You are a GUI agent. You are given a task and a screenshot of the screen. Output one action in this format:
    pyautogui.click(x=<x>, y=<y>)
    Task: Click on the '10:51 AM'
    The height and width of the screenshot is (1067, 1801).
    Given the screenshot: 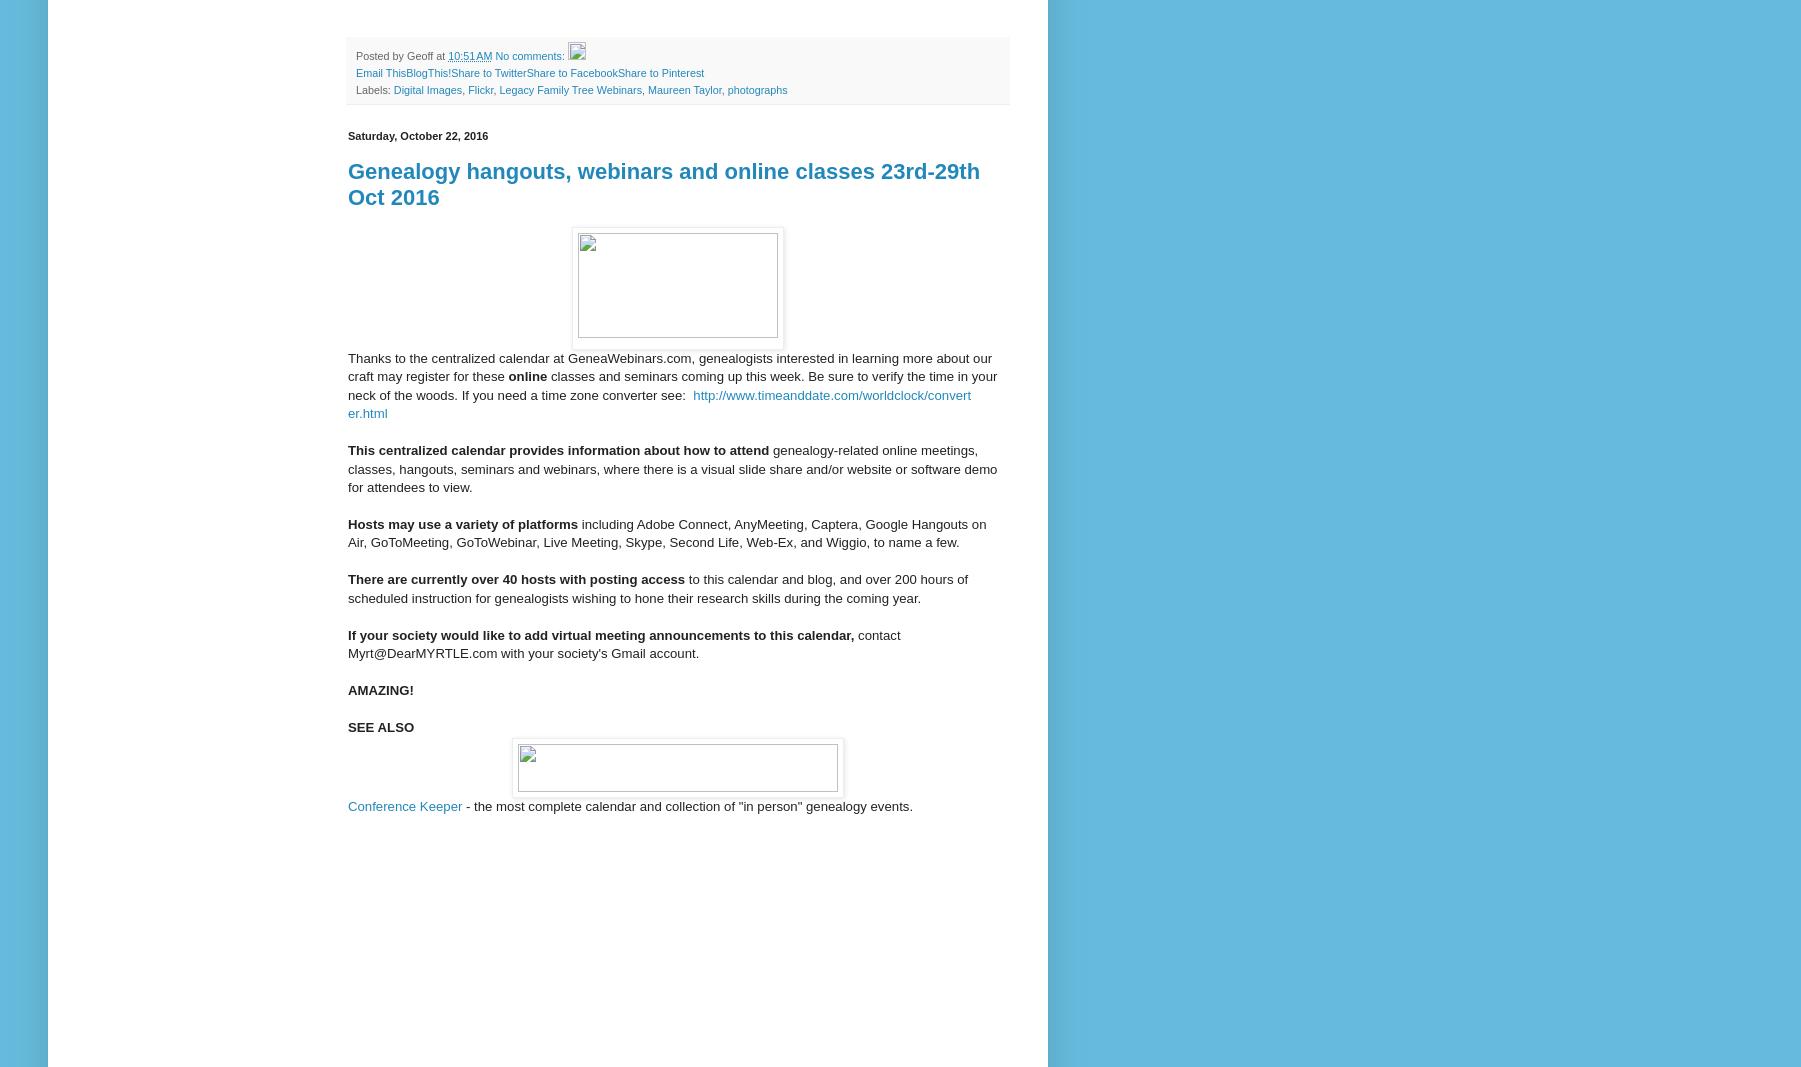 What is the action you would take?
    pyautogui.click(x=447, y=53)
    